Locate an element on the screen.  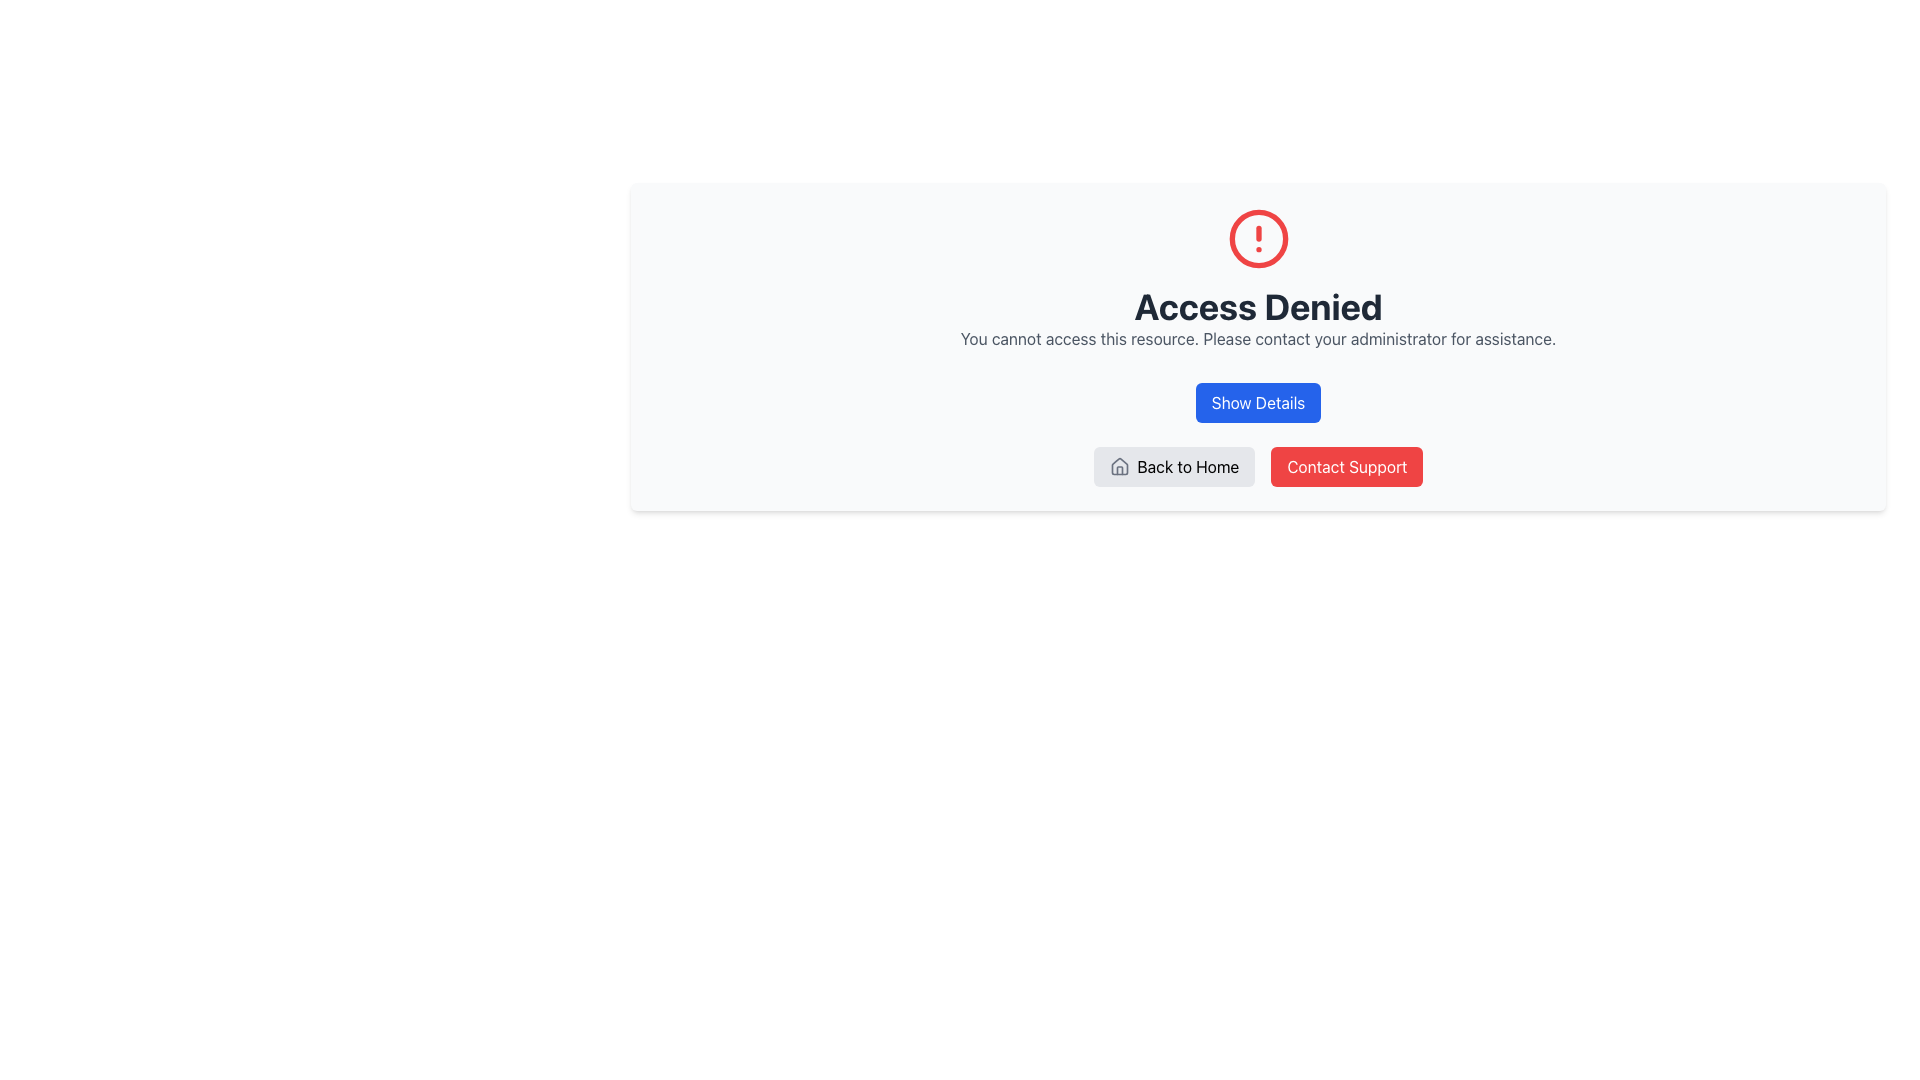
the 'Back to Home' button is located at coordinates (1174, 466).